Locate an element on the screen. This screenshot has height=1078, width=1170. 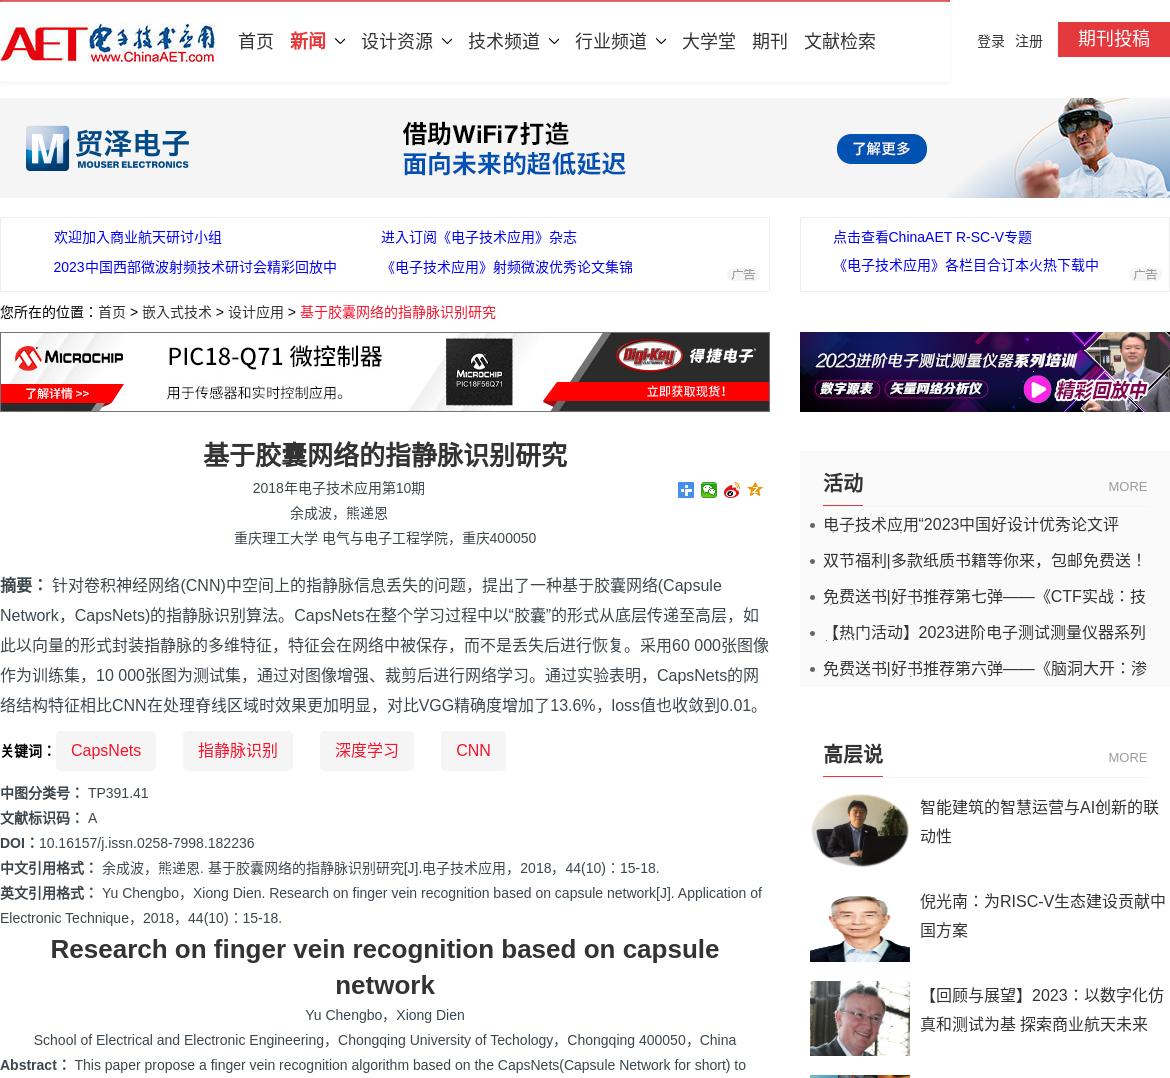
'【热门活动】2023进阶电子测试测量仪器系列培训' is located at coordinates (983, 639).